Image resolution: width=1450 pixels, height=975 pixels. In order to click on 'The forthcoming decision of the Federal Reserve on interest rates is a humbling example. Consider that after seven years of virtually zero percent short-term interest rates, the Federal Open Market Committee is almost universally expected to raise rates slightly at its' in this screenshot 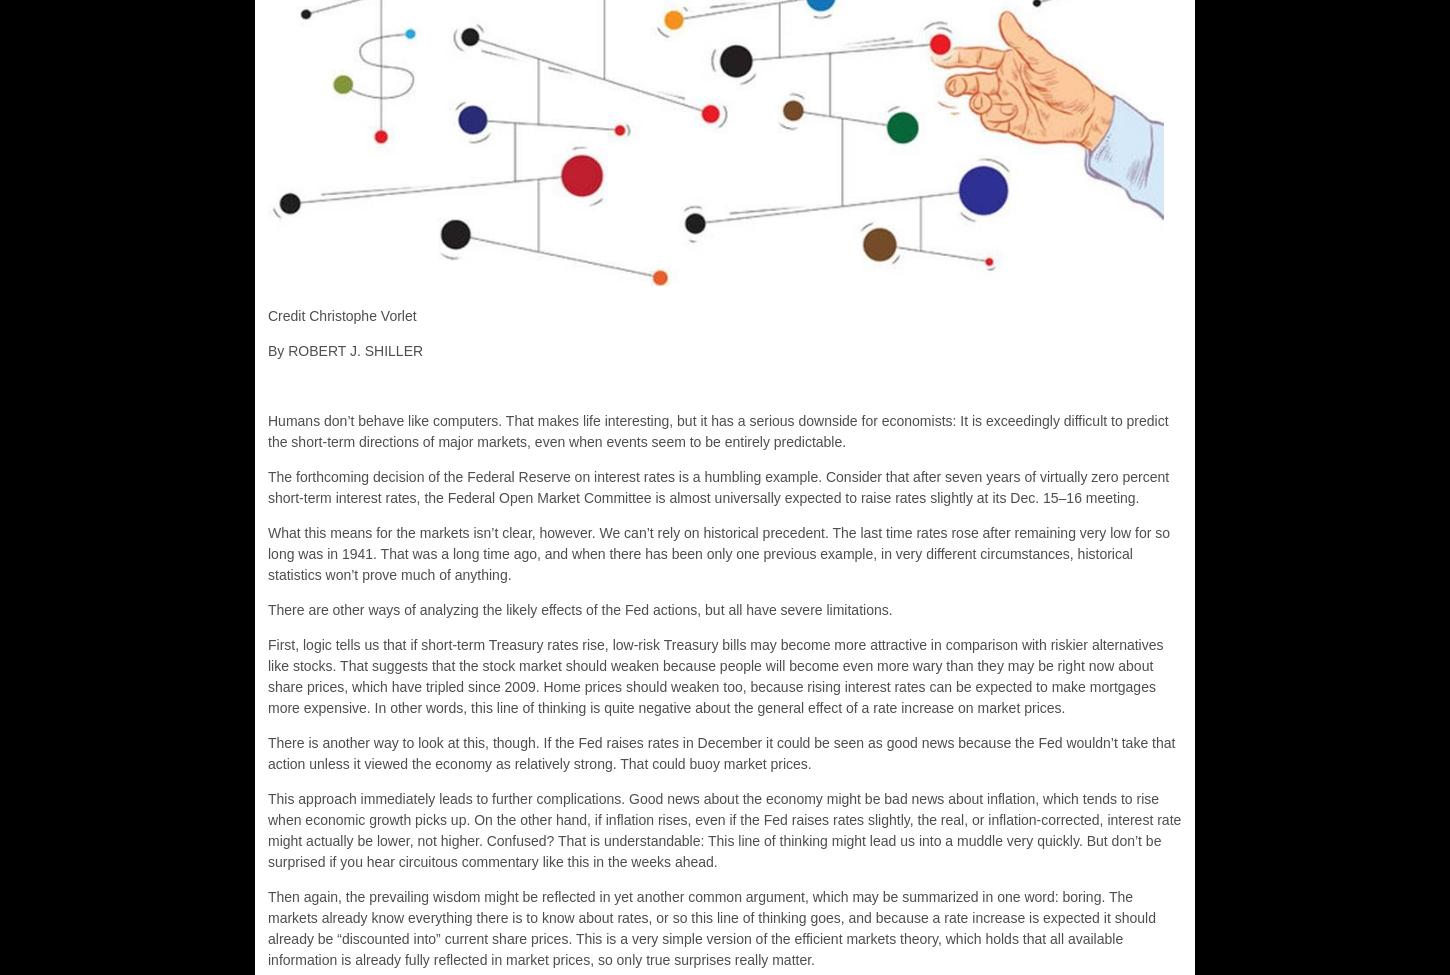, I will do `click(717, 487)`.